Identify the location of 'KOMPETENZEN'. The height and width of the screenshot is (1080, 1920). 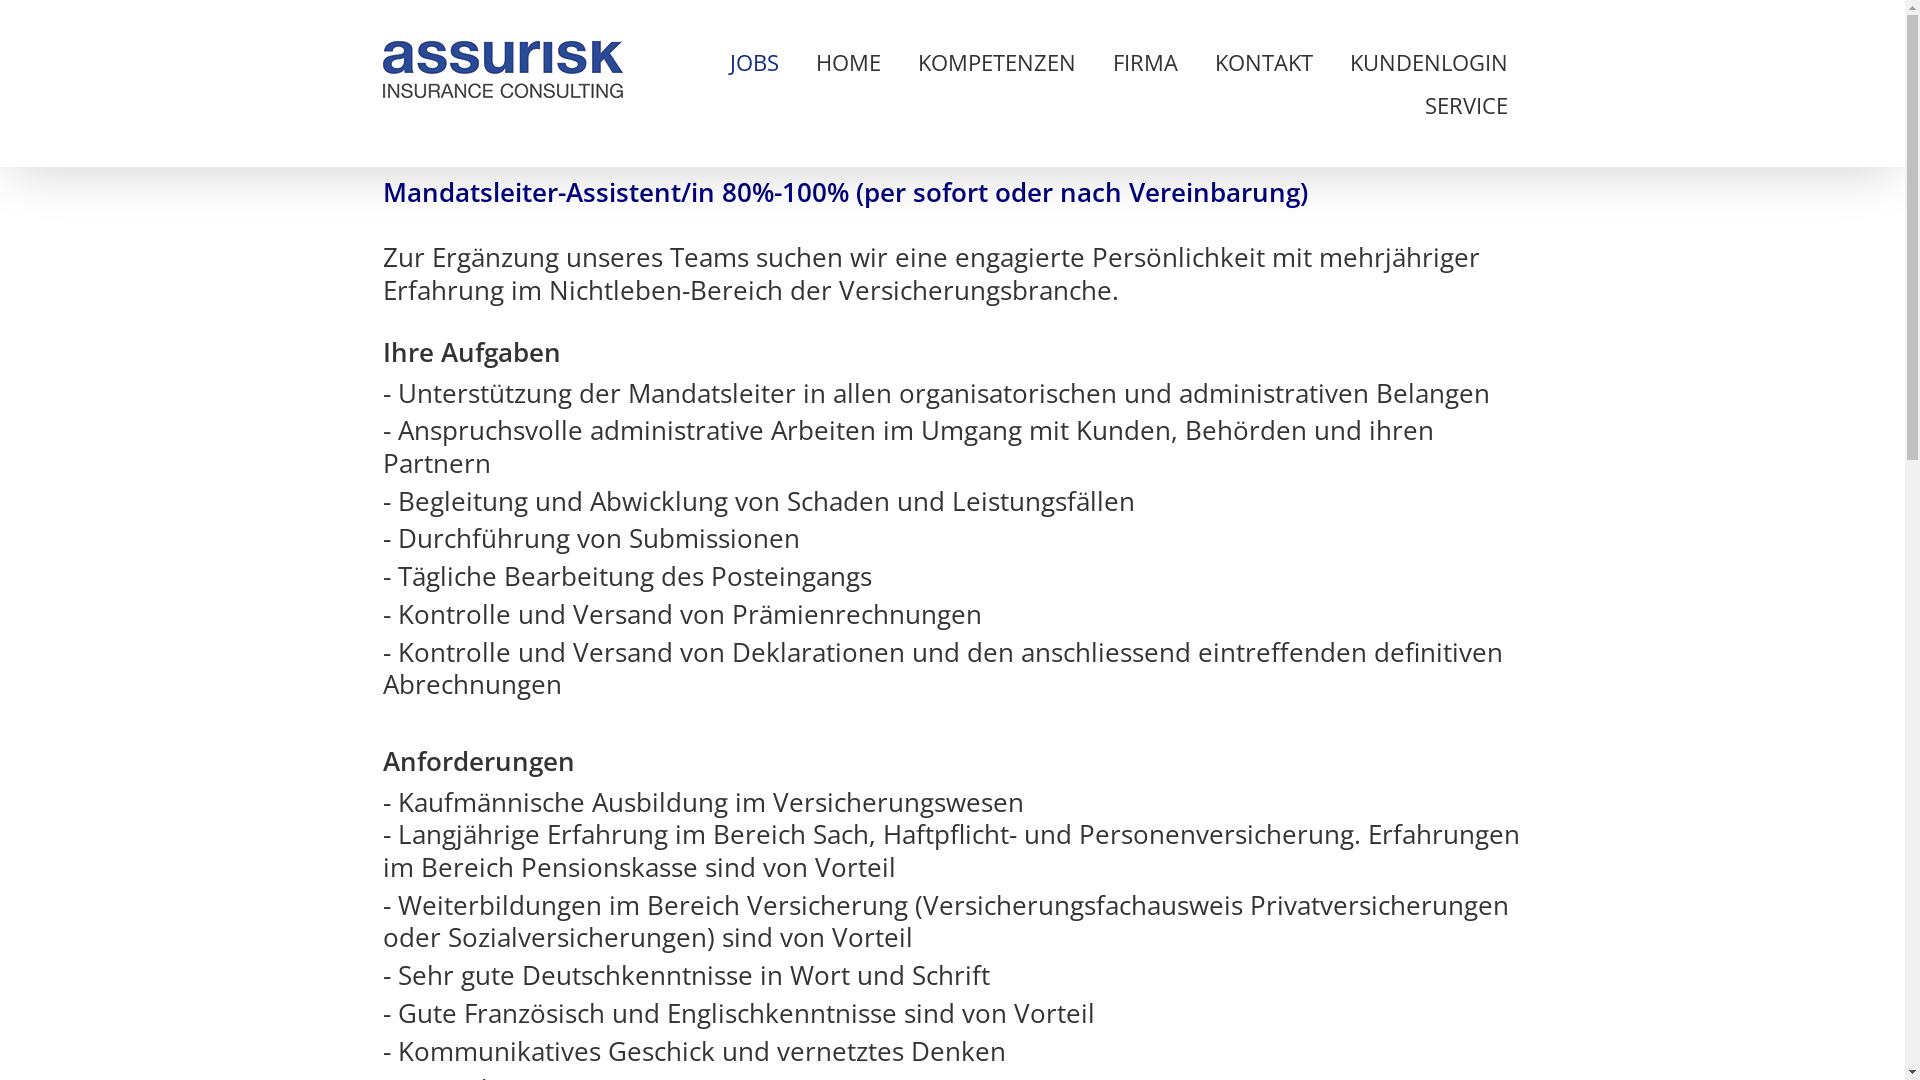
(996, 61).